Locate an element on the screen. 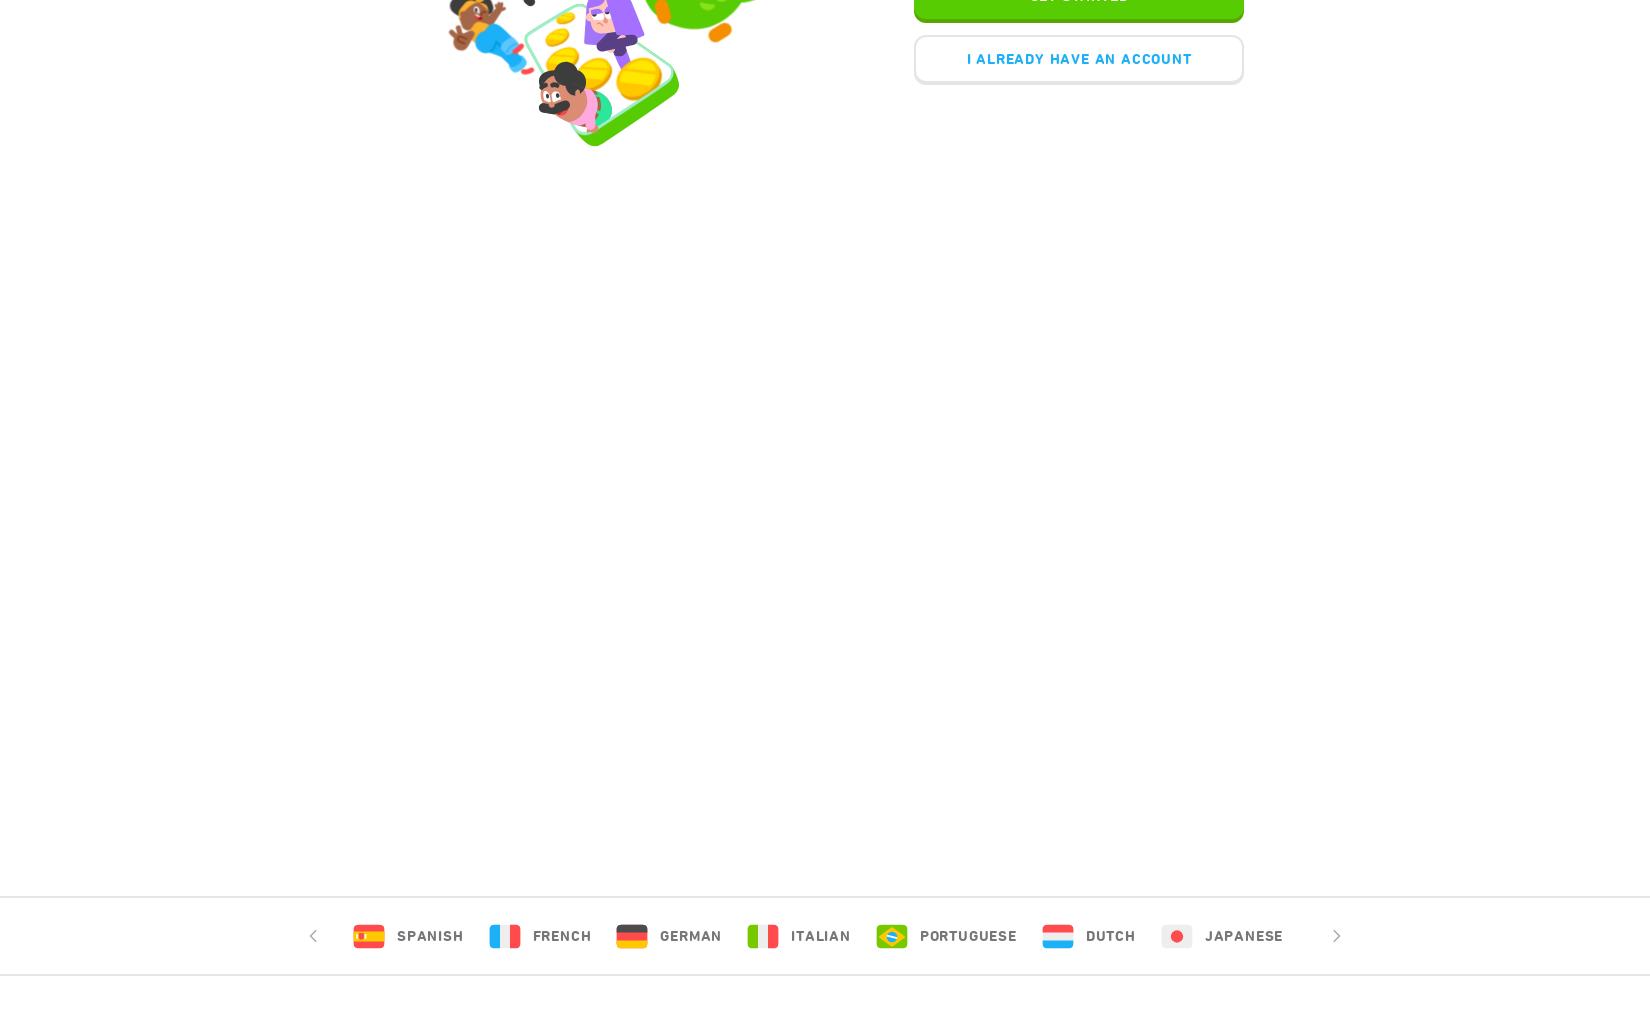 Image resolution: width=1650 pixels, height=1024 pixels. 'German' is located at coordinates (690, 935).